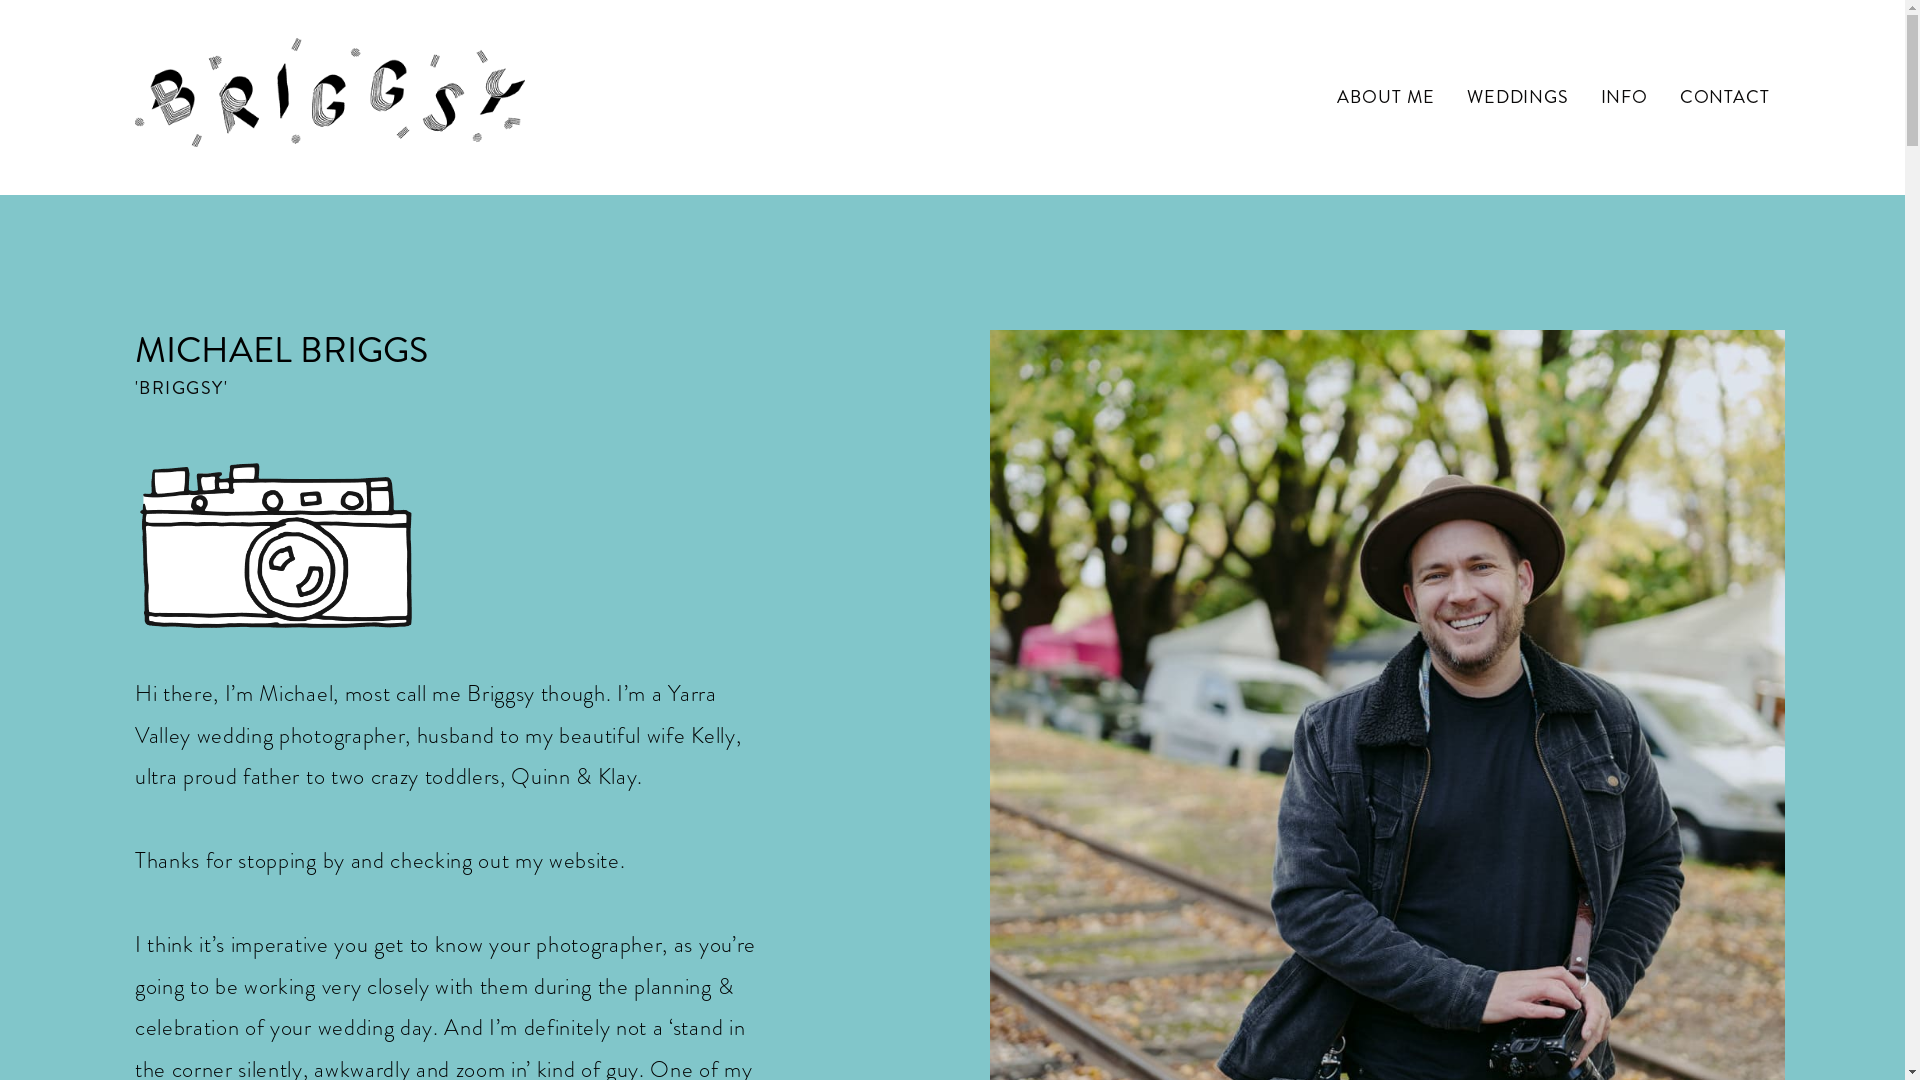 This screenshot has height=1080, width=1920. Describe the element at coordinates (425, 713) in the screenshot. I see `'Yarra Valley wedding photographer'` at that location.